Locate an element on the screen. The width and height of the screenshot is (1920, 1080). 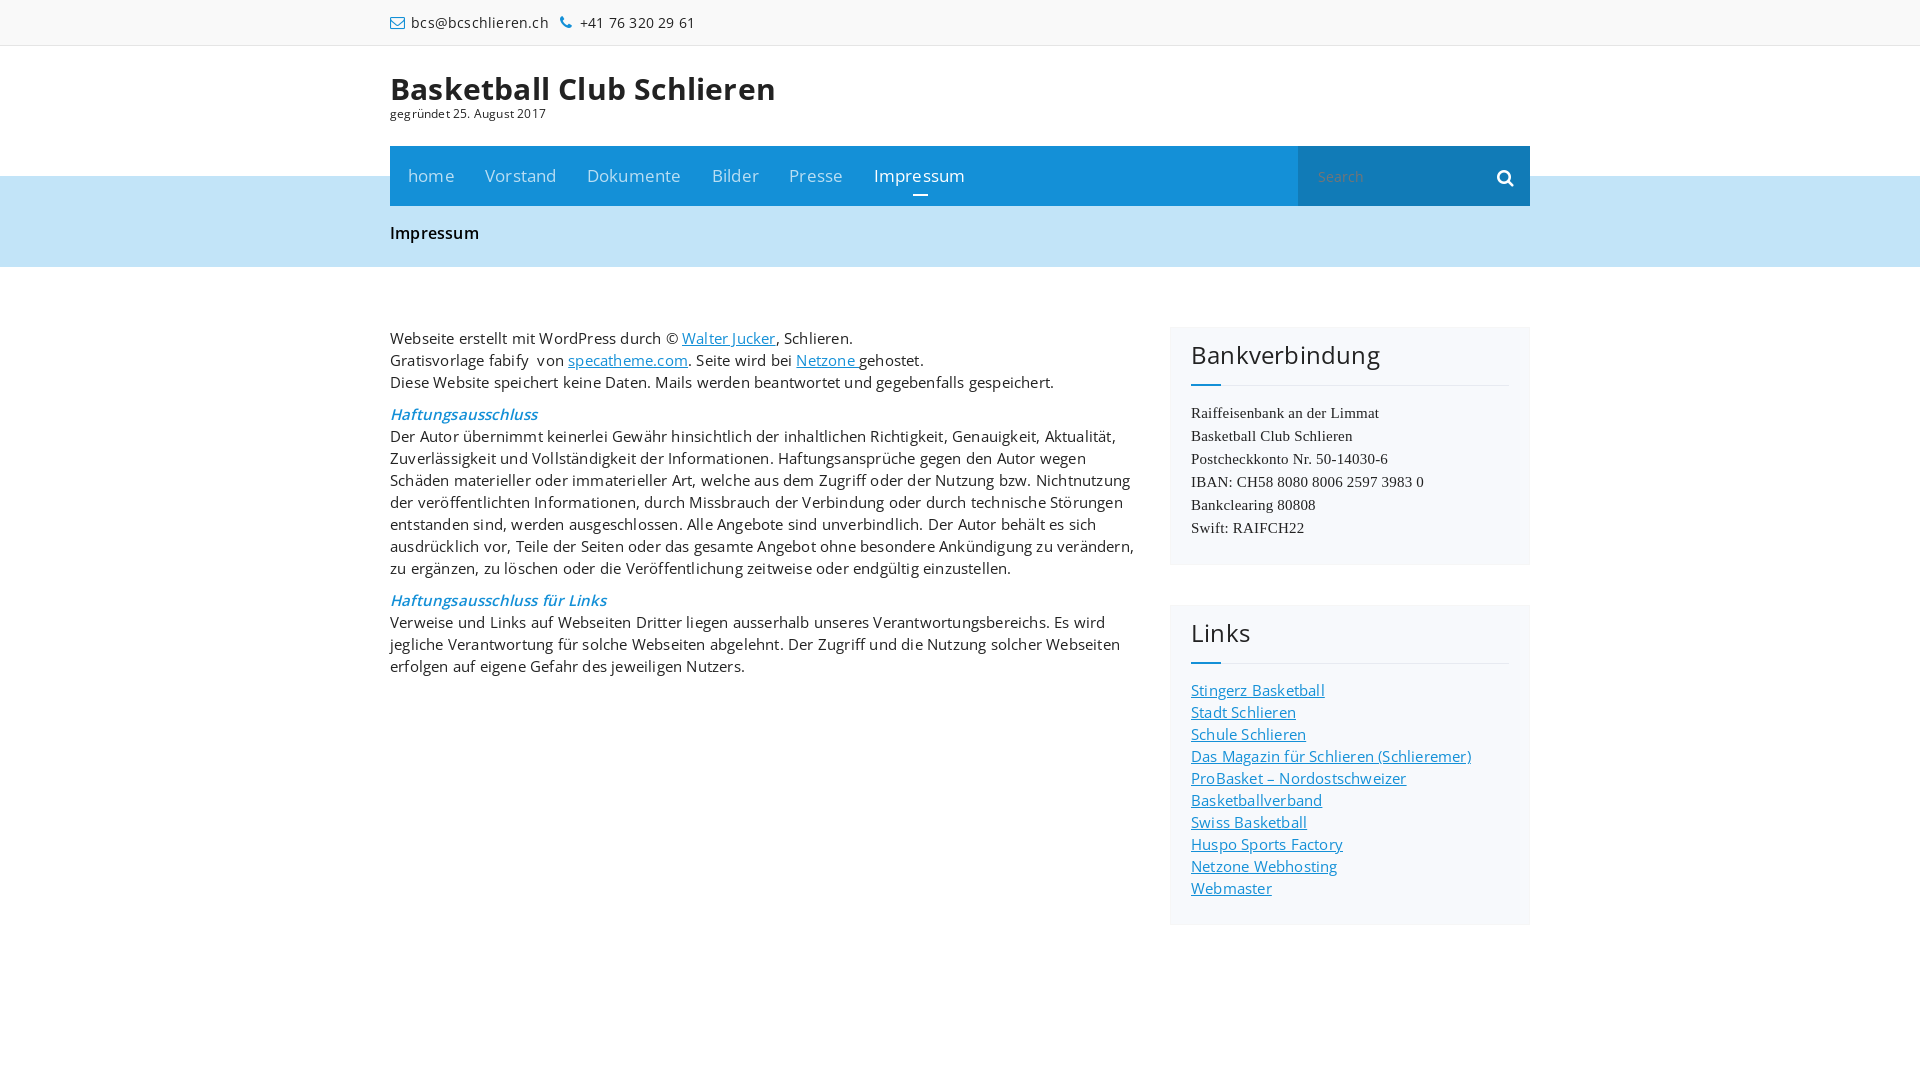
'specatheme.com' is located at coordinates (627, 358).